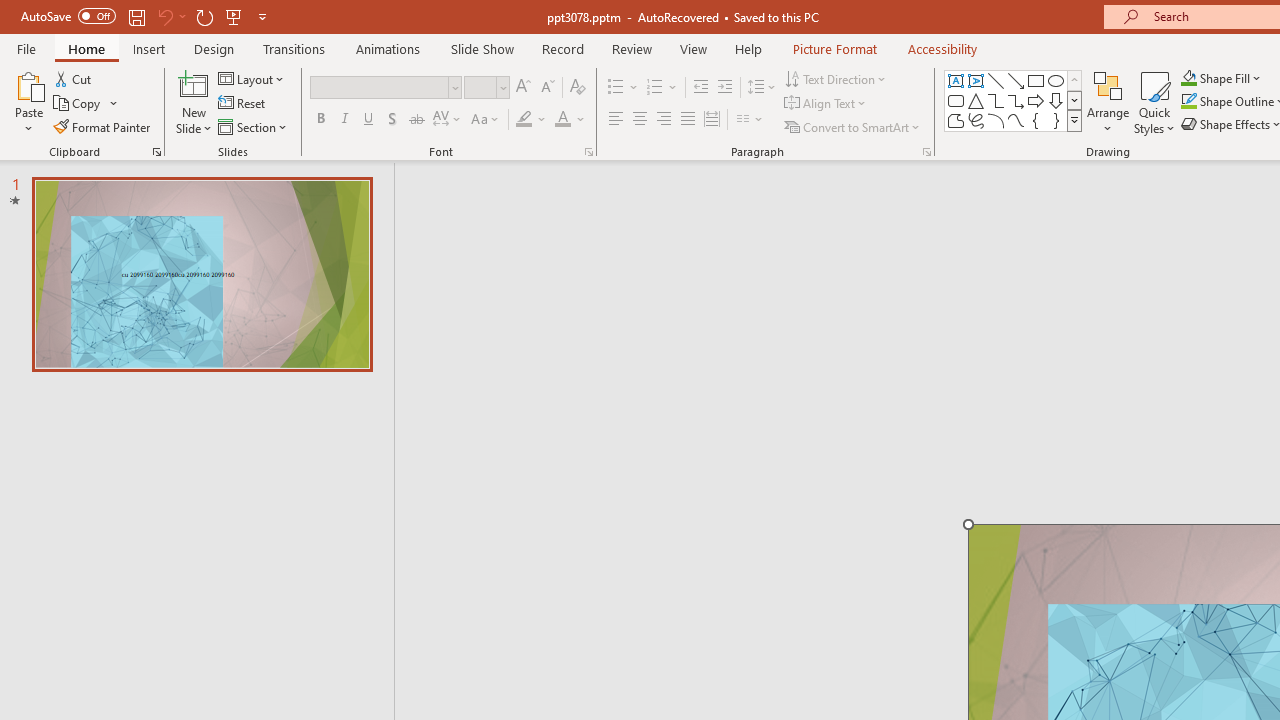 The width and height of the screenshot is (1280, 720). I want to click on 'Picture Format', so click(835, 48).